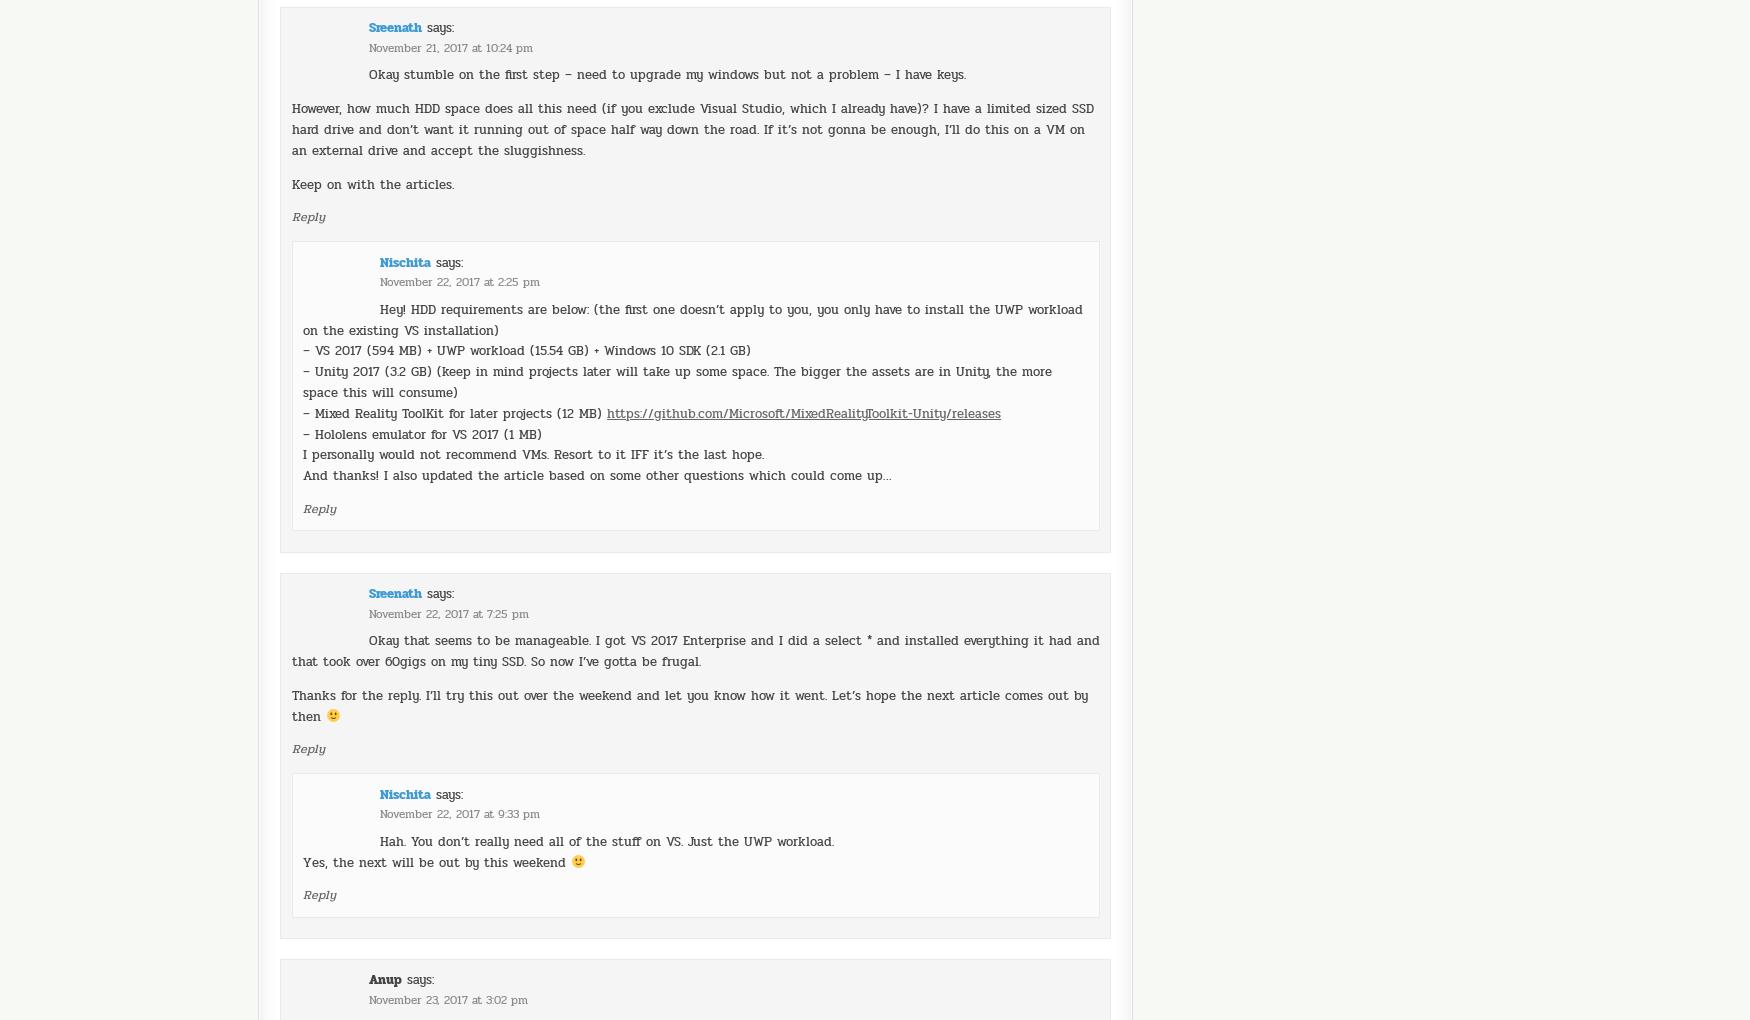 The width and height of the screenshot is (1750, 1020). I want to click on 'Is there an equivalent or similar thing that can be tried on Linux?', so click(577, 970).